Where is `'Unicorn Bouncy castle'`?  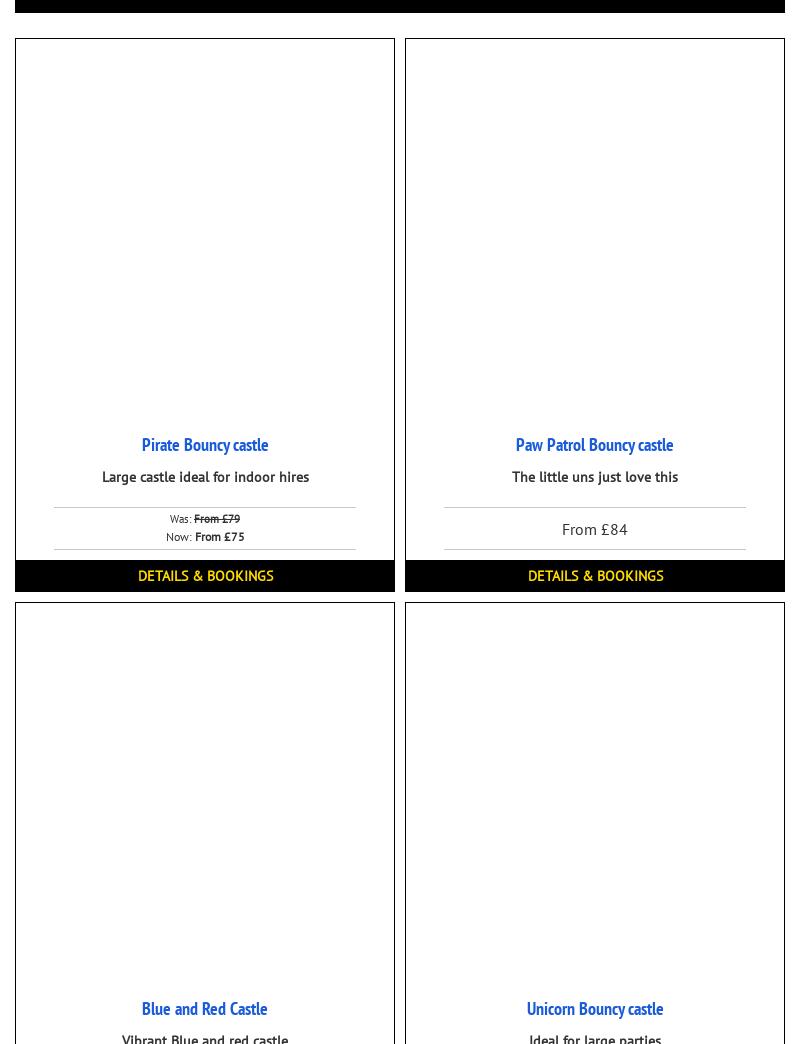
'Unicorn Bouncy castle' is located at coordinates (593, 1008).